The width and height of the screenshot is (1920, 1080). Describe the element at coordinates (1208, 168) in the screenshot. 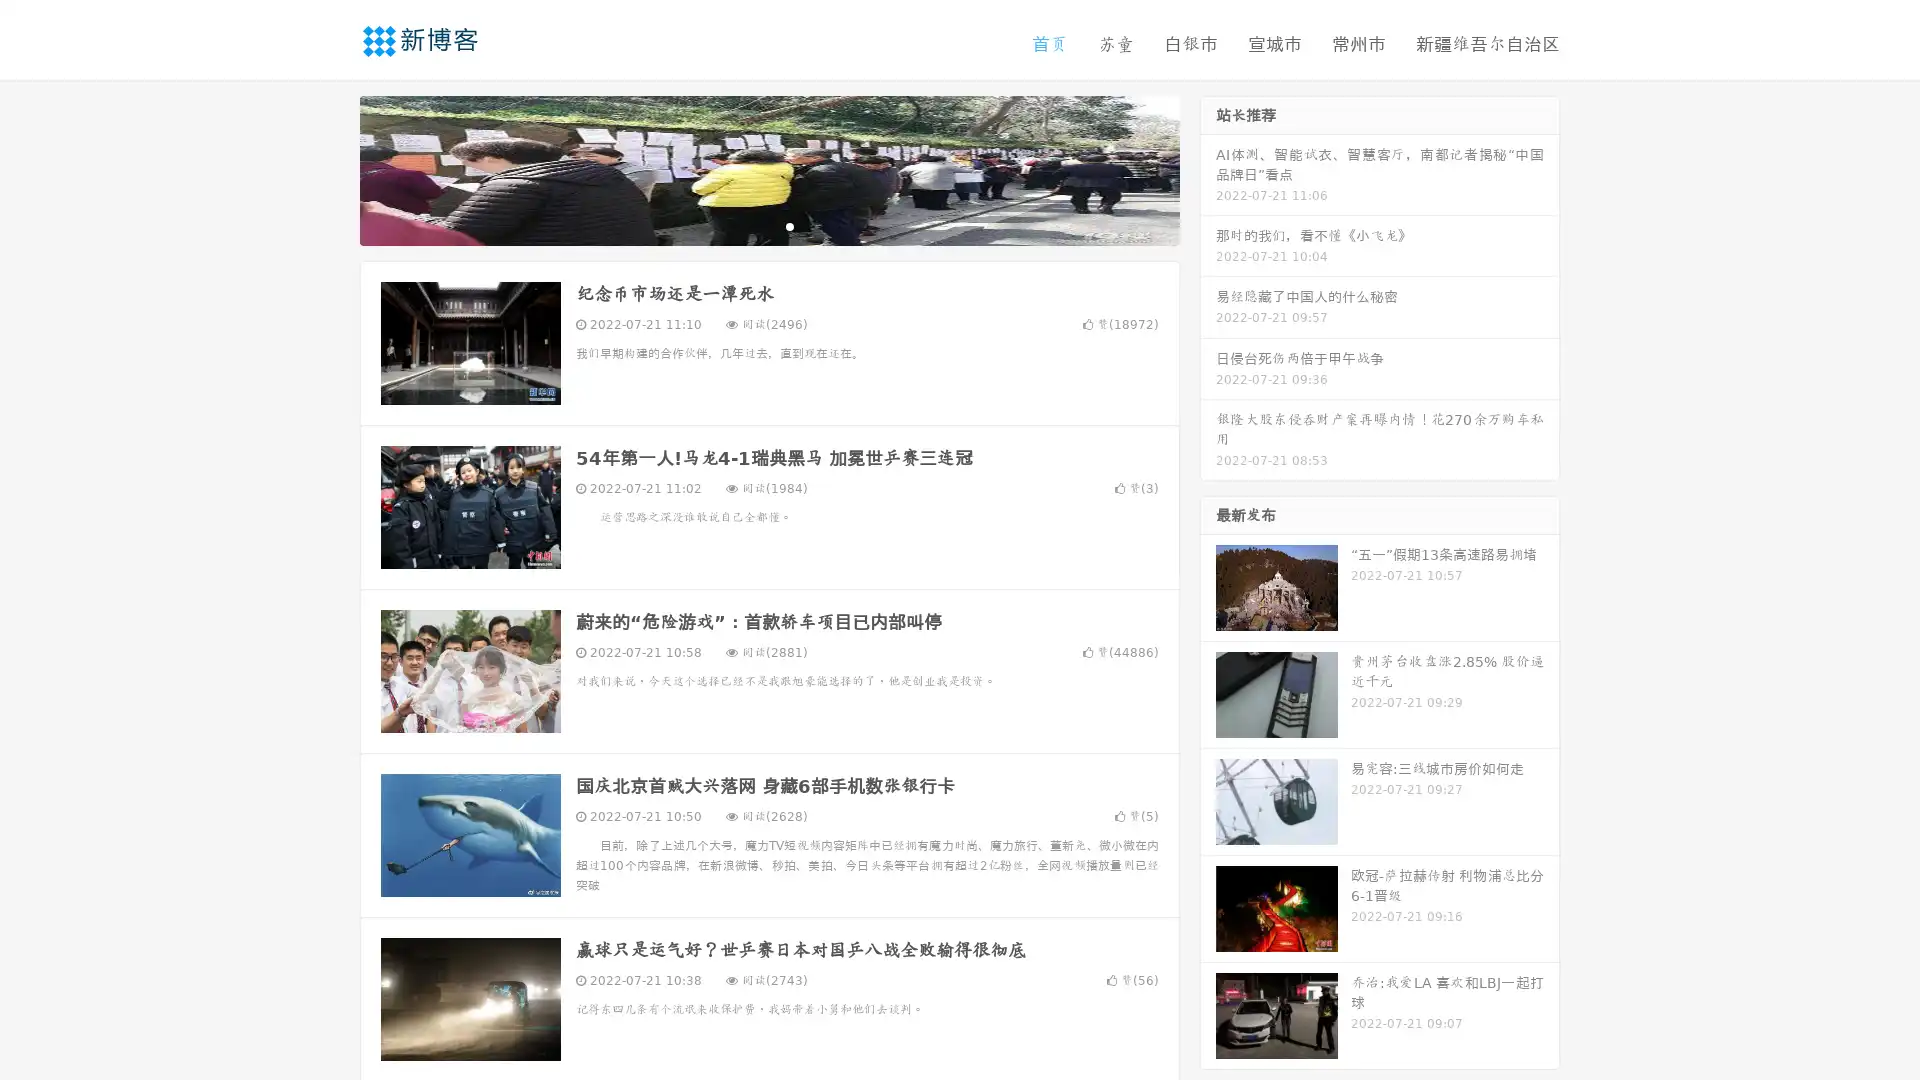

I see `Next slide` at that location.